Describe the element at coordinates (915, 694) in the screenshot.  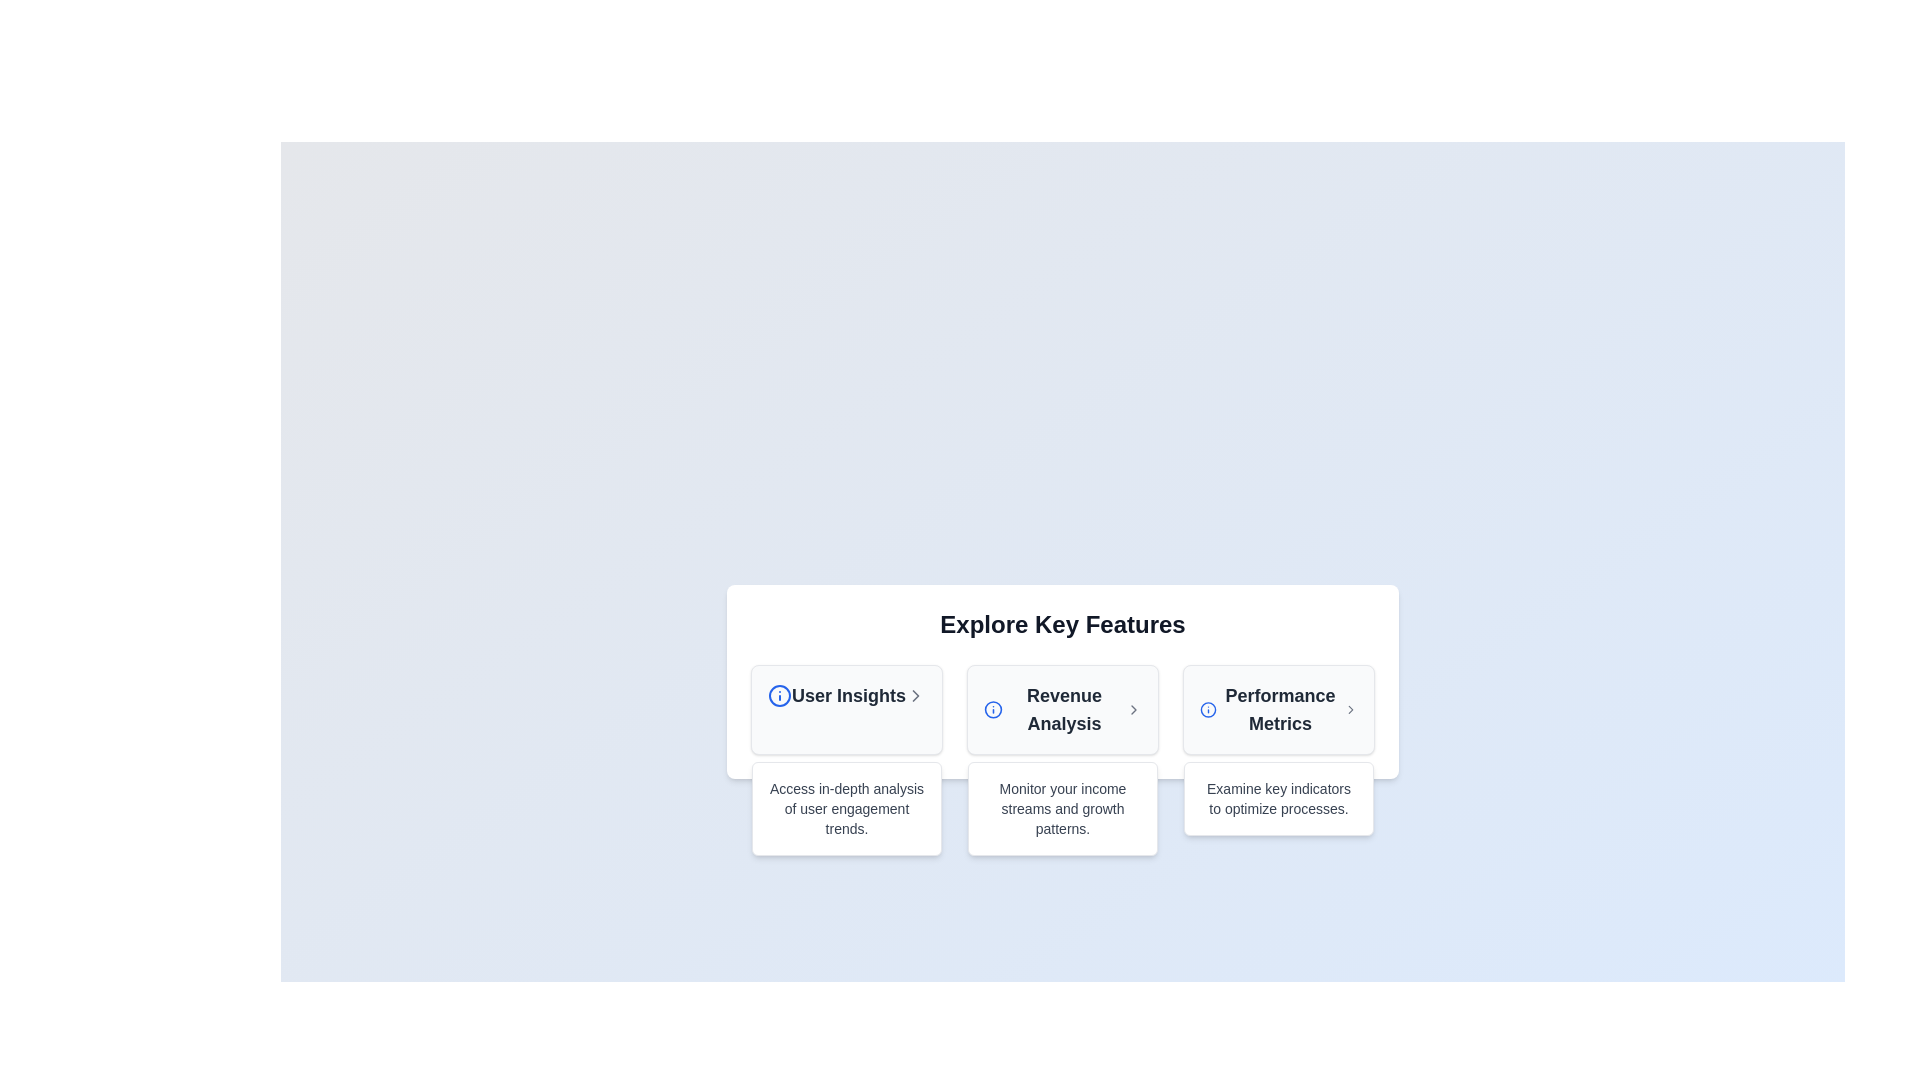
I see `the chevron icon located to the far right of the 'User Insights' block` at that location.